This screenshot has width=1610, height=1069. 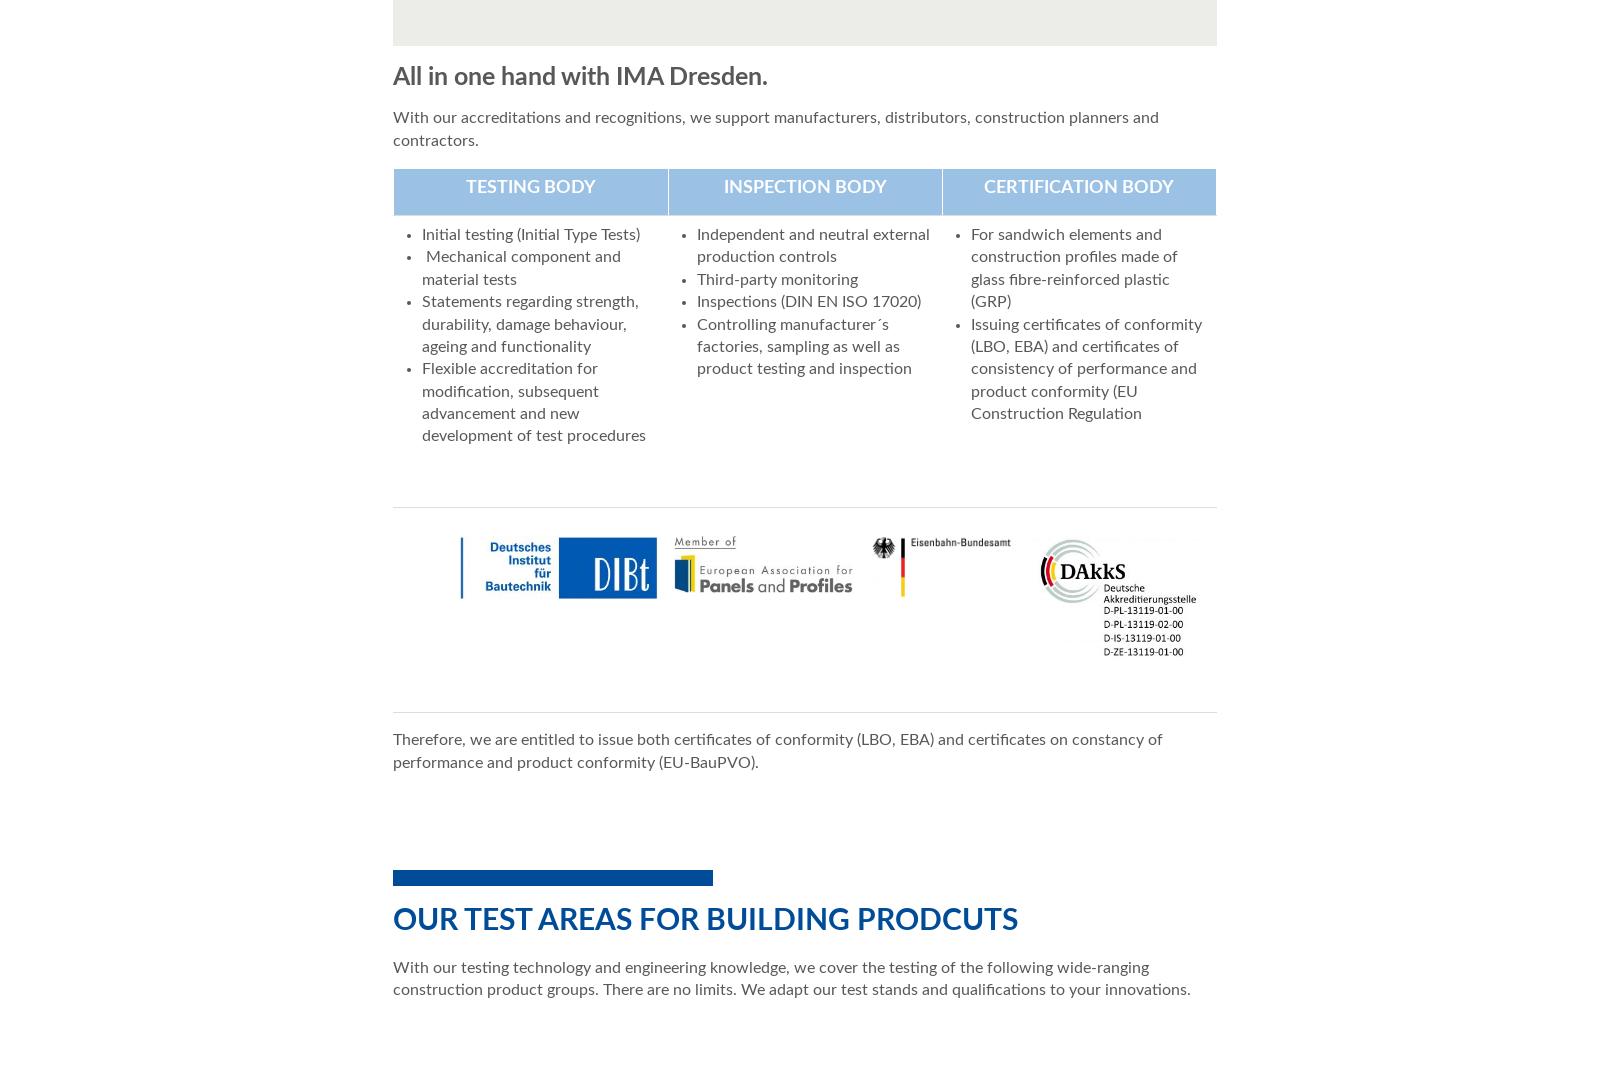 What do you see at coordinates (533, 402) in the screenshot?
I see `'Flexible accreditation for modification, subsequent advancement and new development of test procedures'` at bounding box center [533, 402].